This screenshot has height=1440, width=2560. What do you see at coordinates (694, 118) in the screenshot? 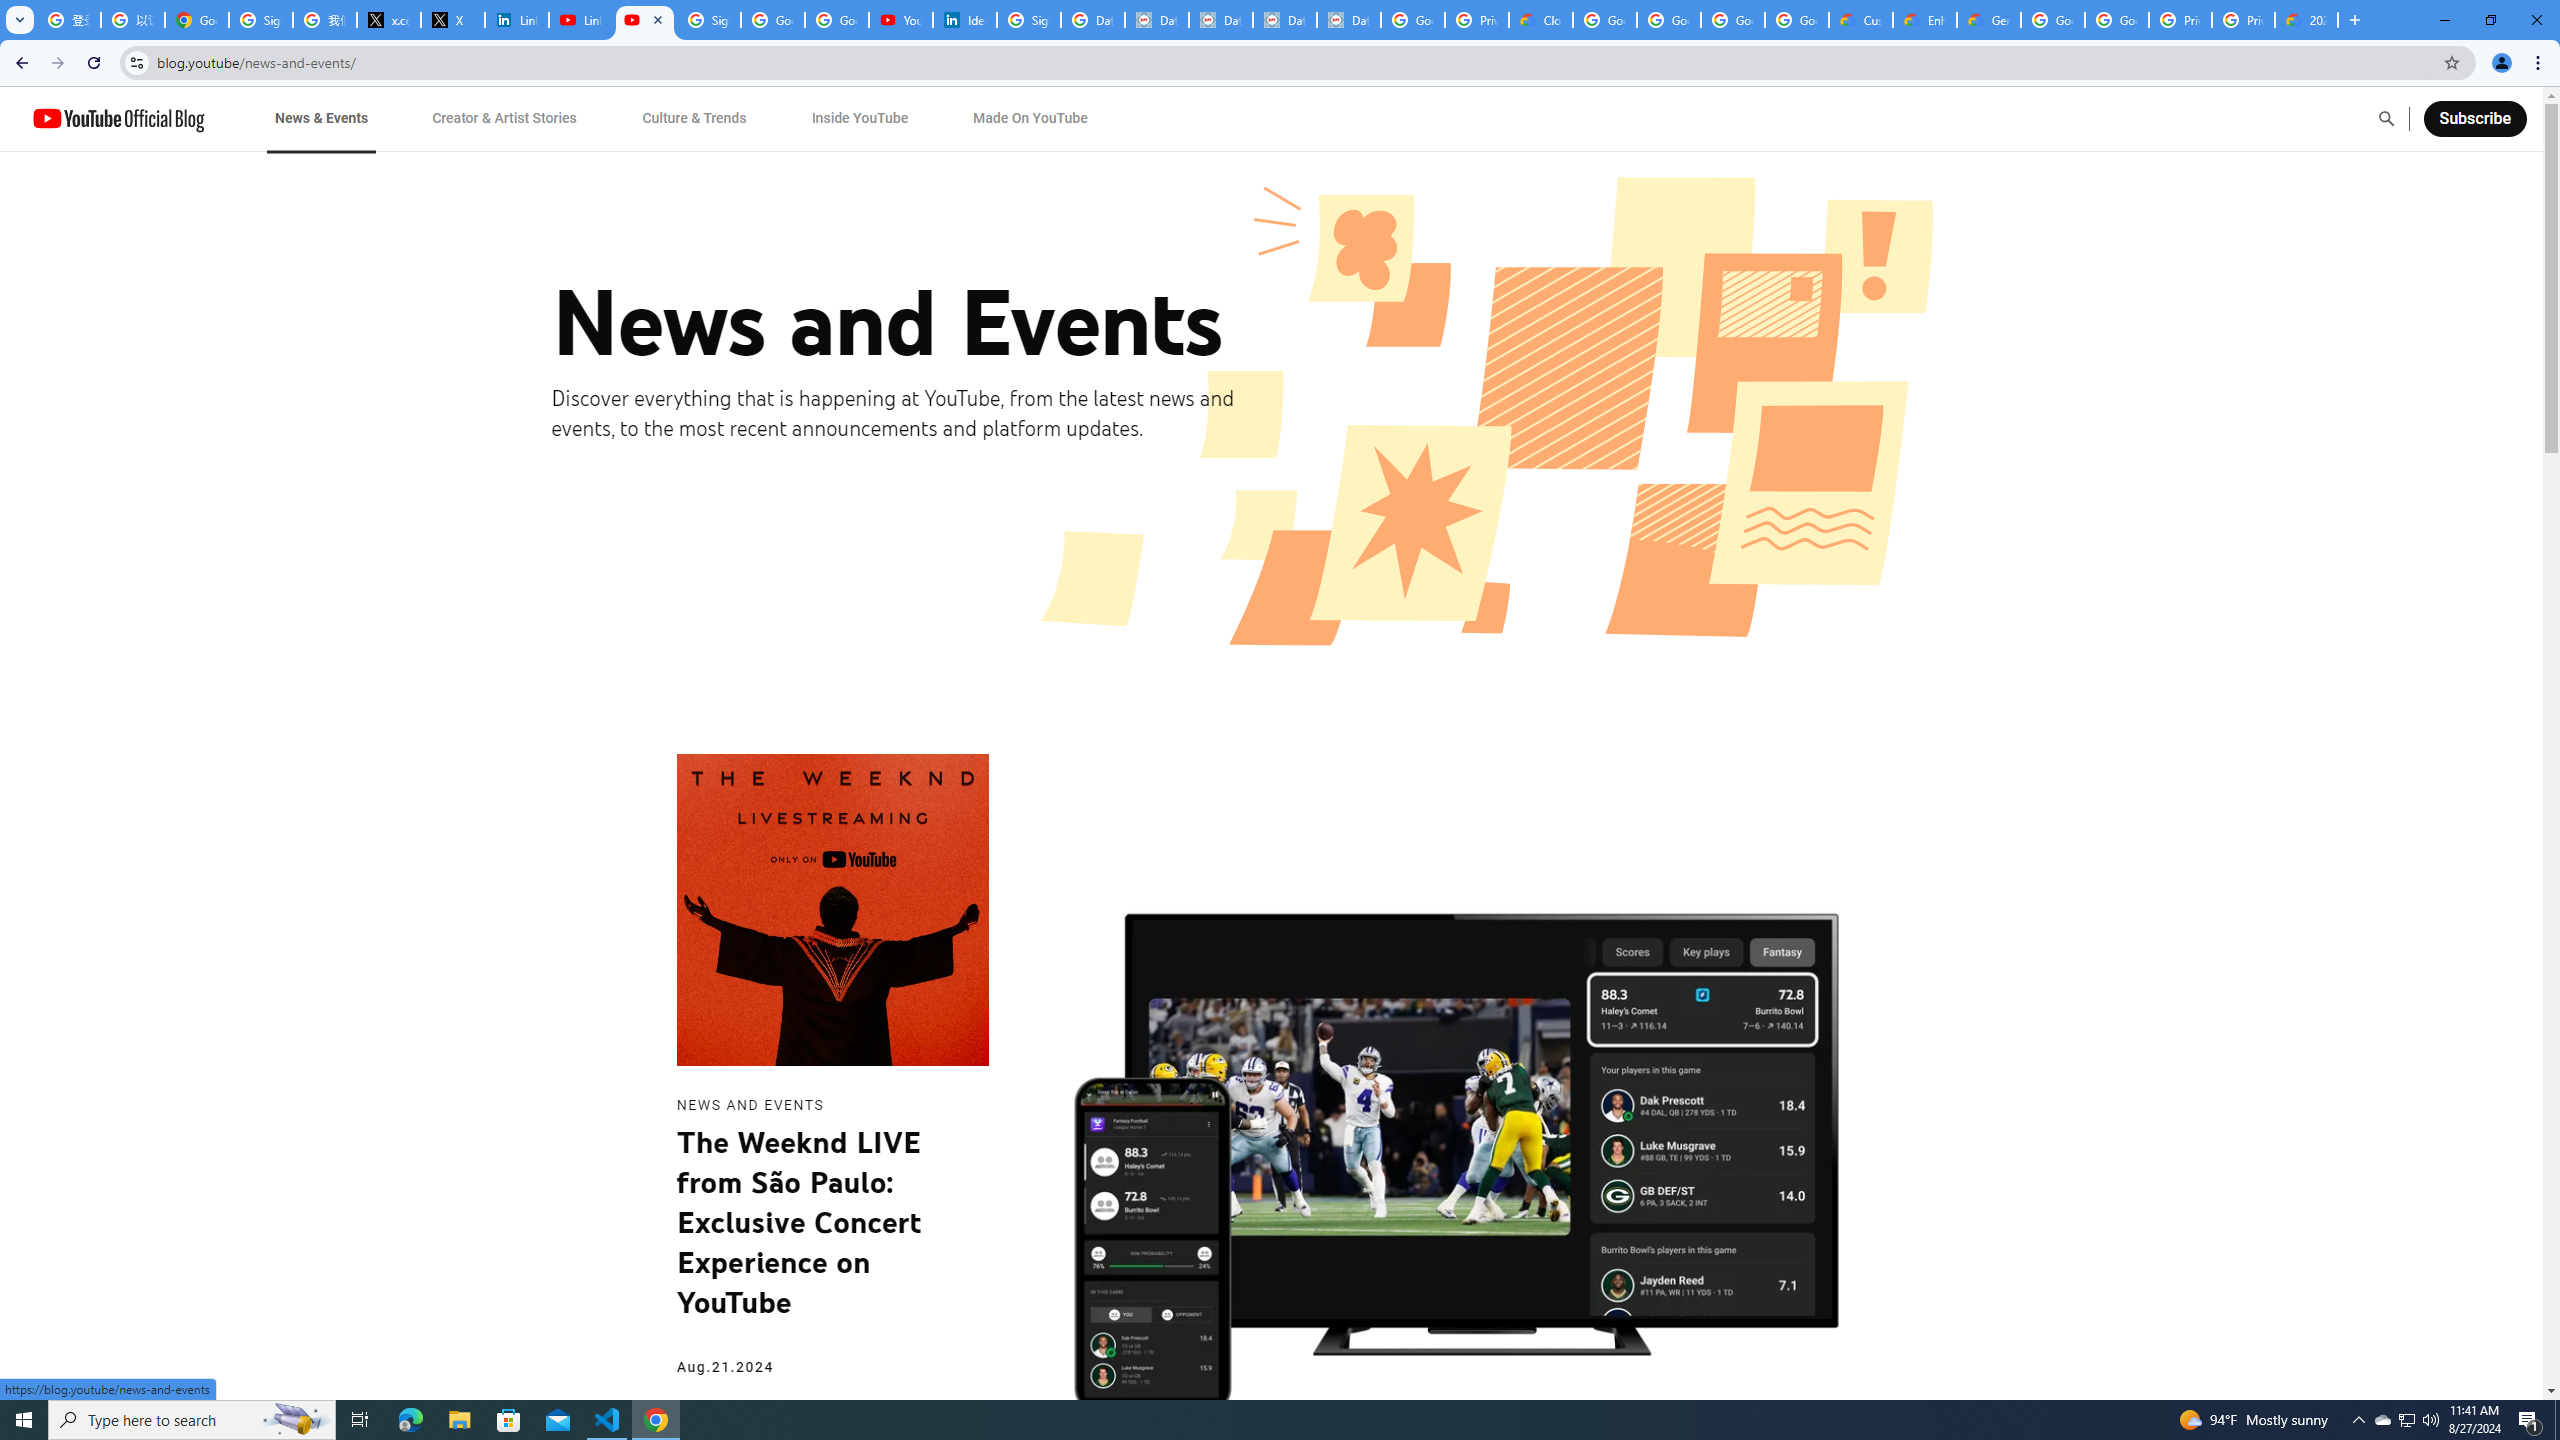
I see `'Culture & Trends'` at bounding box center [694, 118].